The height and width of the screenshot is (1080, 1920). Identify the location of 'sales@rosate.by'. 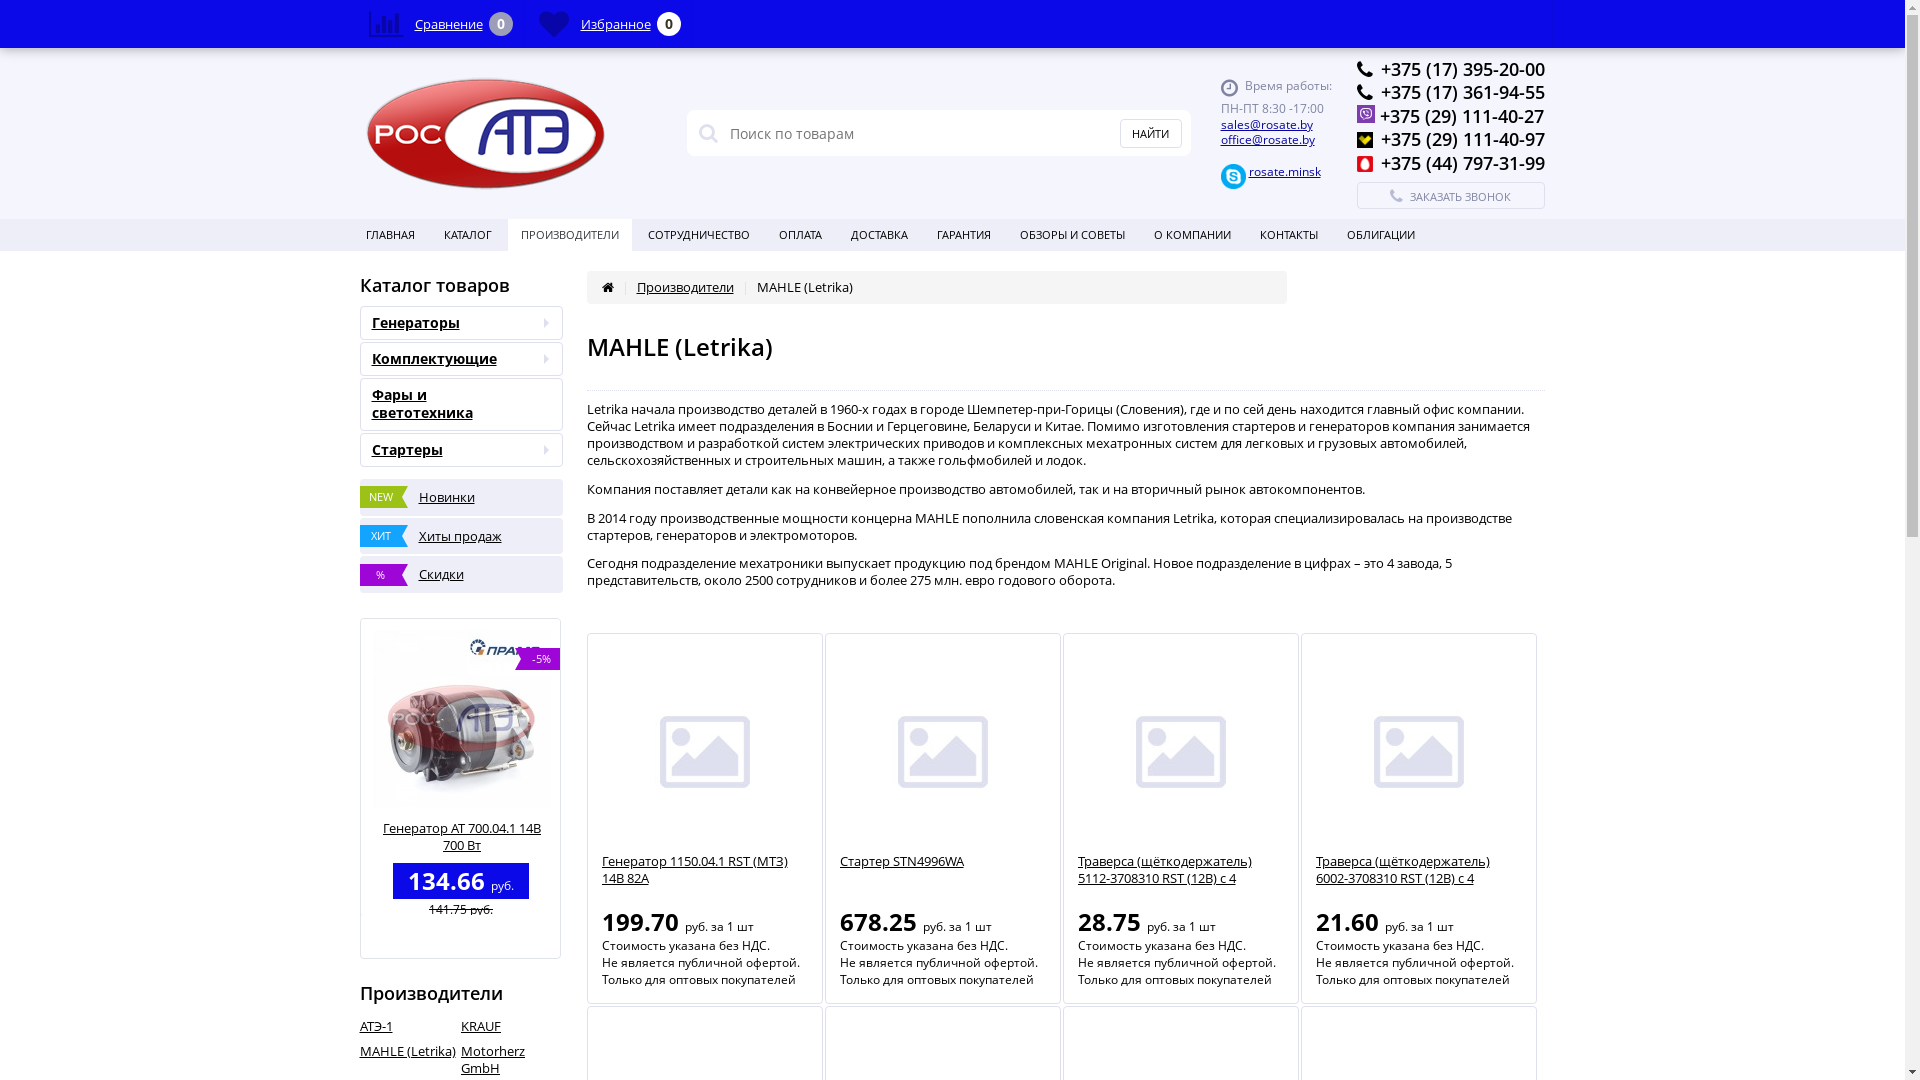
(1218, 124).